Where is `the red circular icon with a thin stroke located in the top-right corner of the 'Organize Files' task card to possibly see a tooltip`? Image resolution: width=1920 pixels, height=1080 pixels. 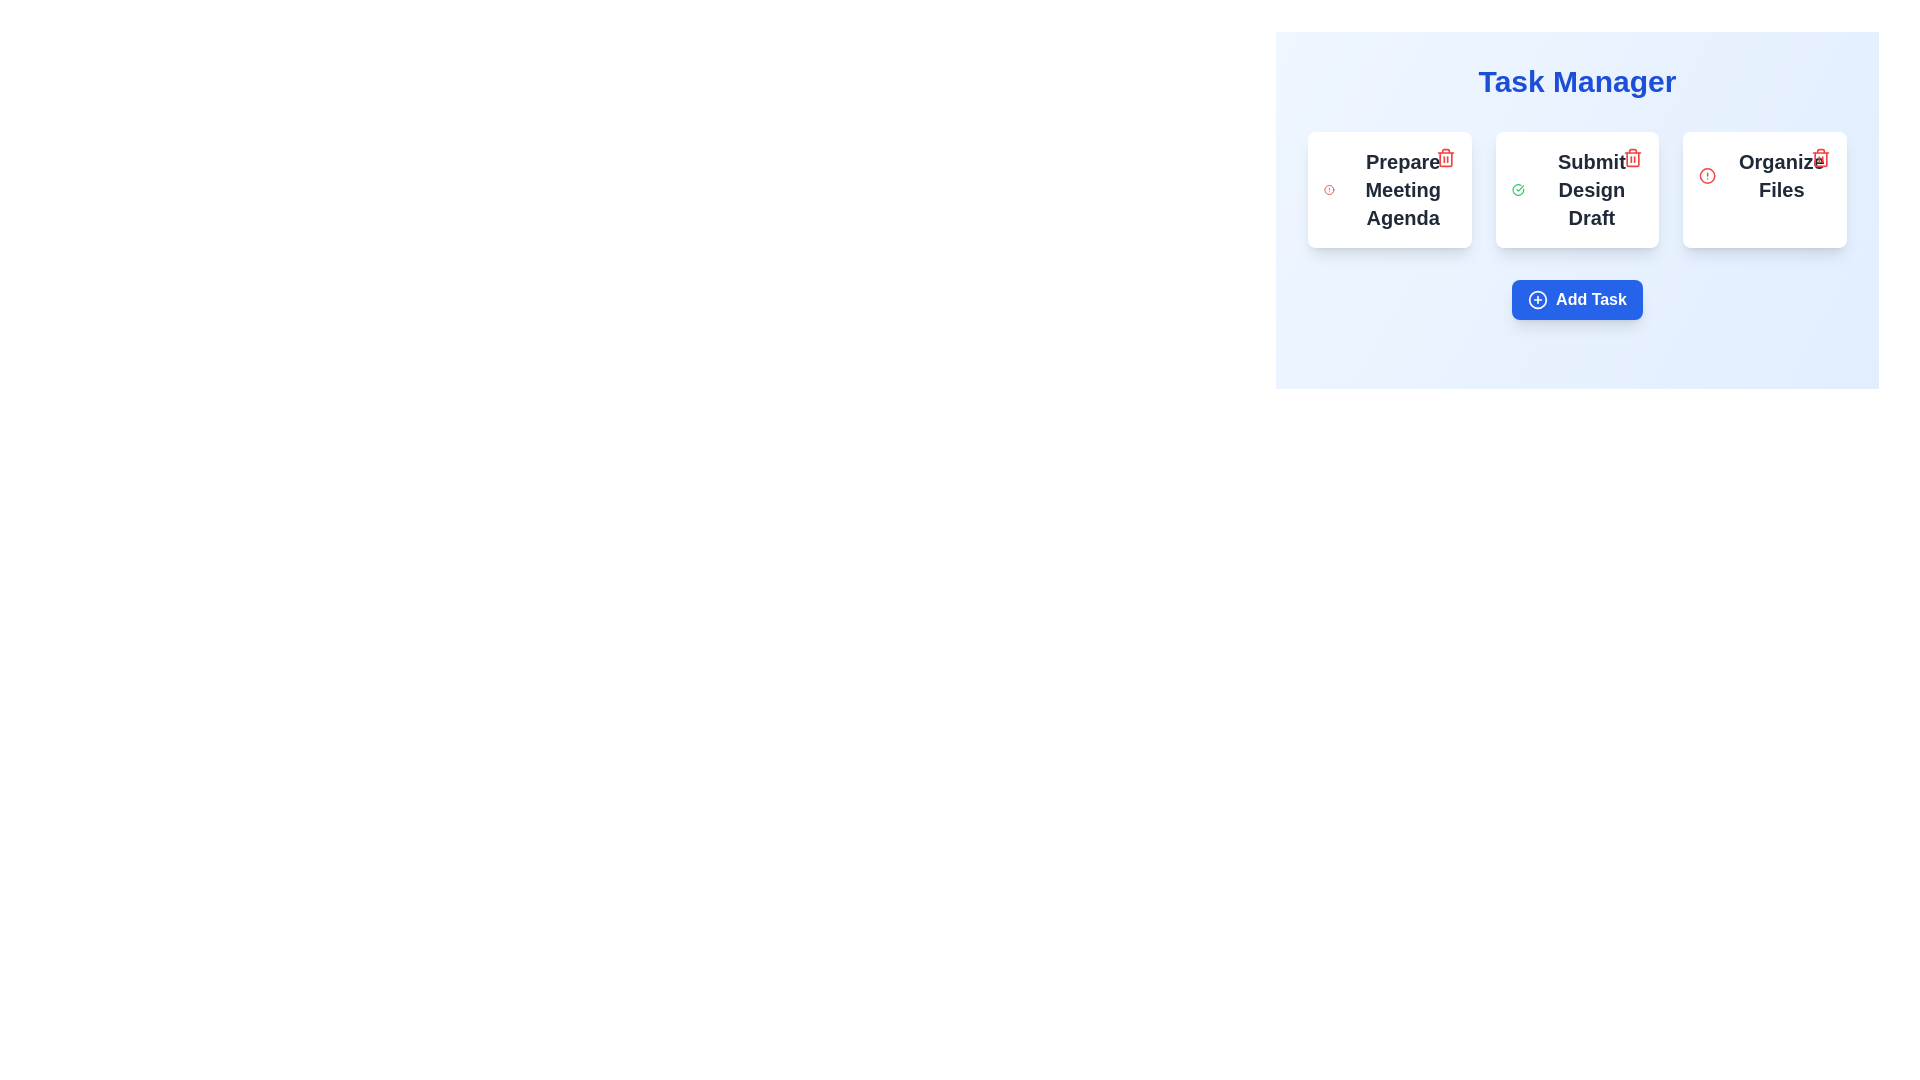 the red circular icon with a thin stroke located in the top-right corner of the 'Organize Files' task card to possibly see a tooltip is located at coordinates (1329, 189).